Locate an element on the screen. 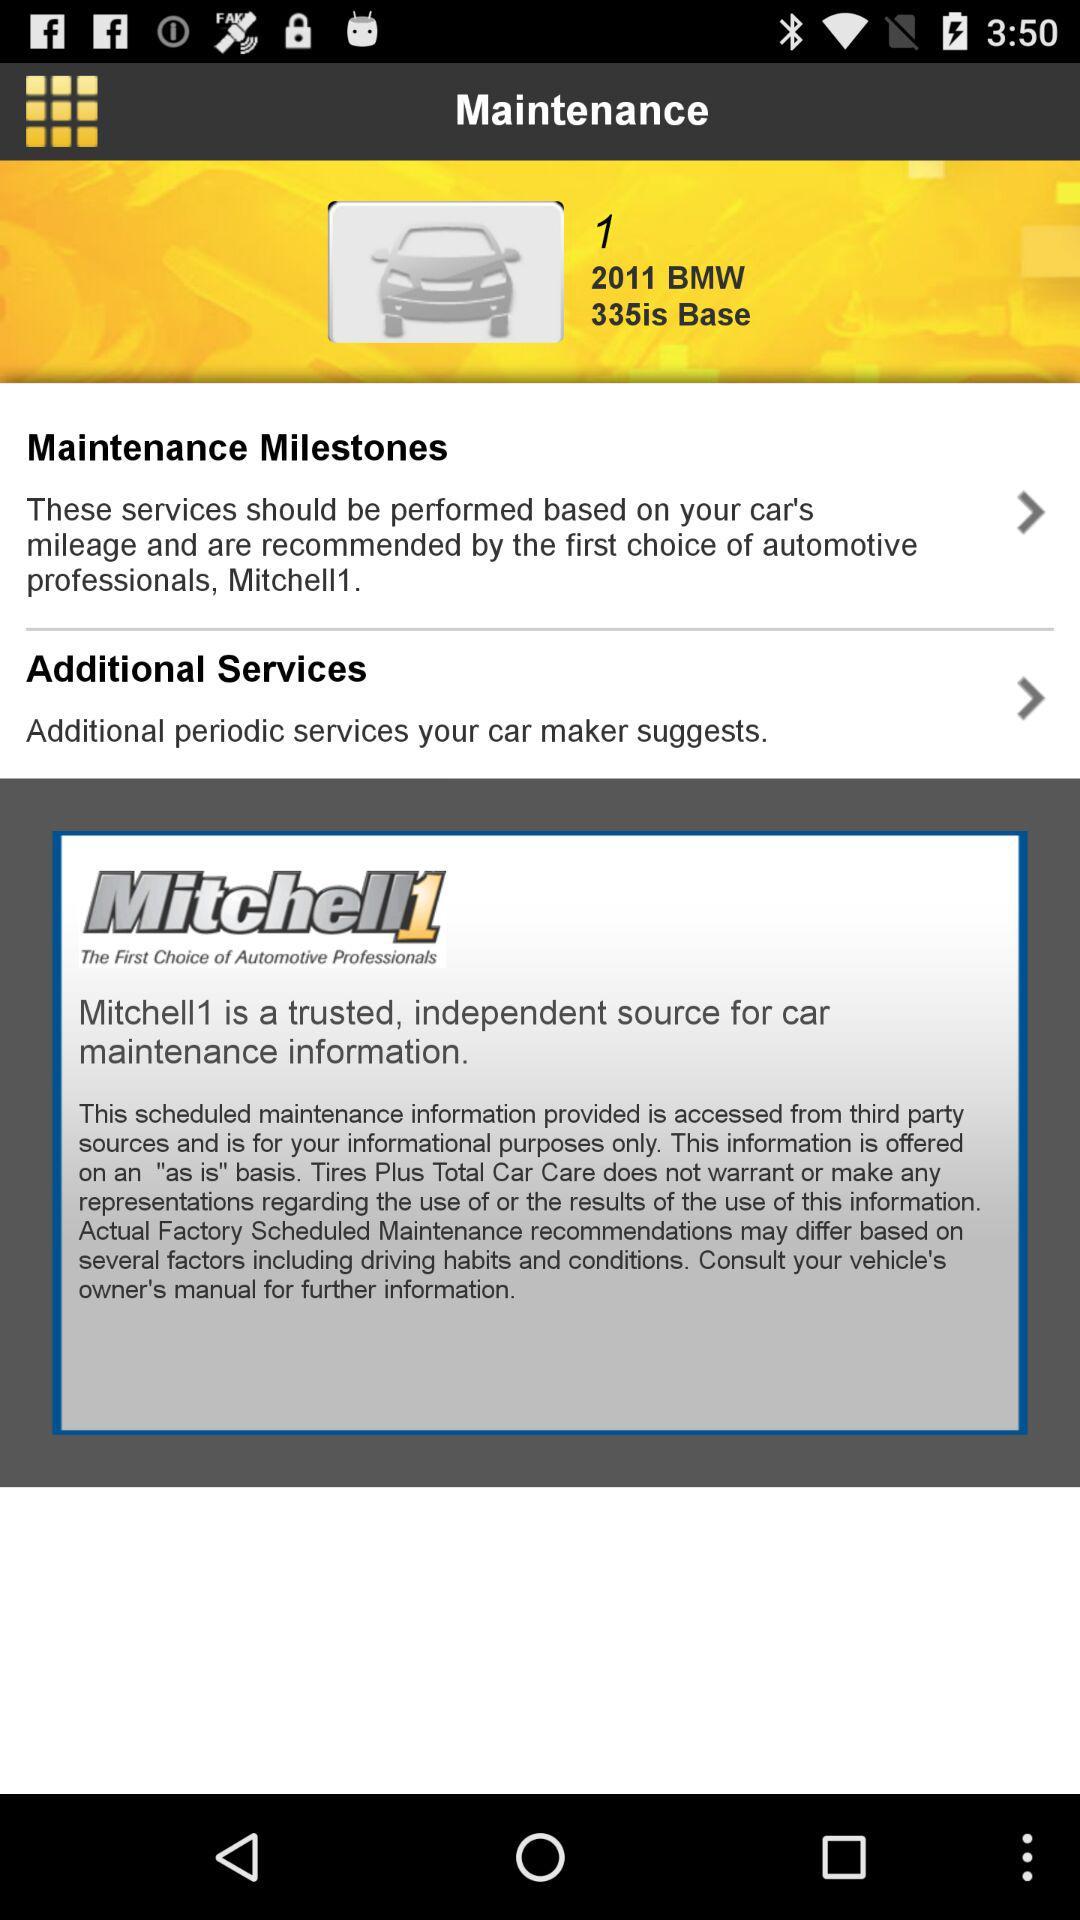  icon above the maintenance milestones item is located at coordinates (444, 270).